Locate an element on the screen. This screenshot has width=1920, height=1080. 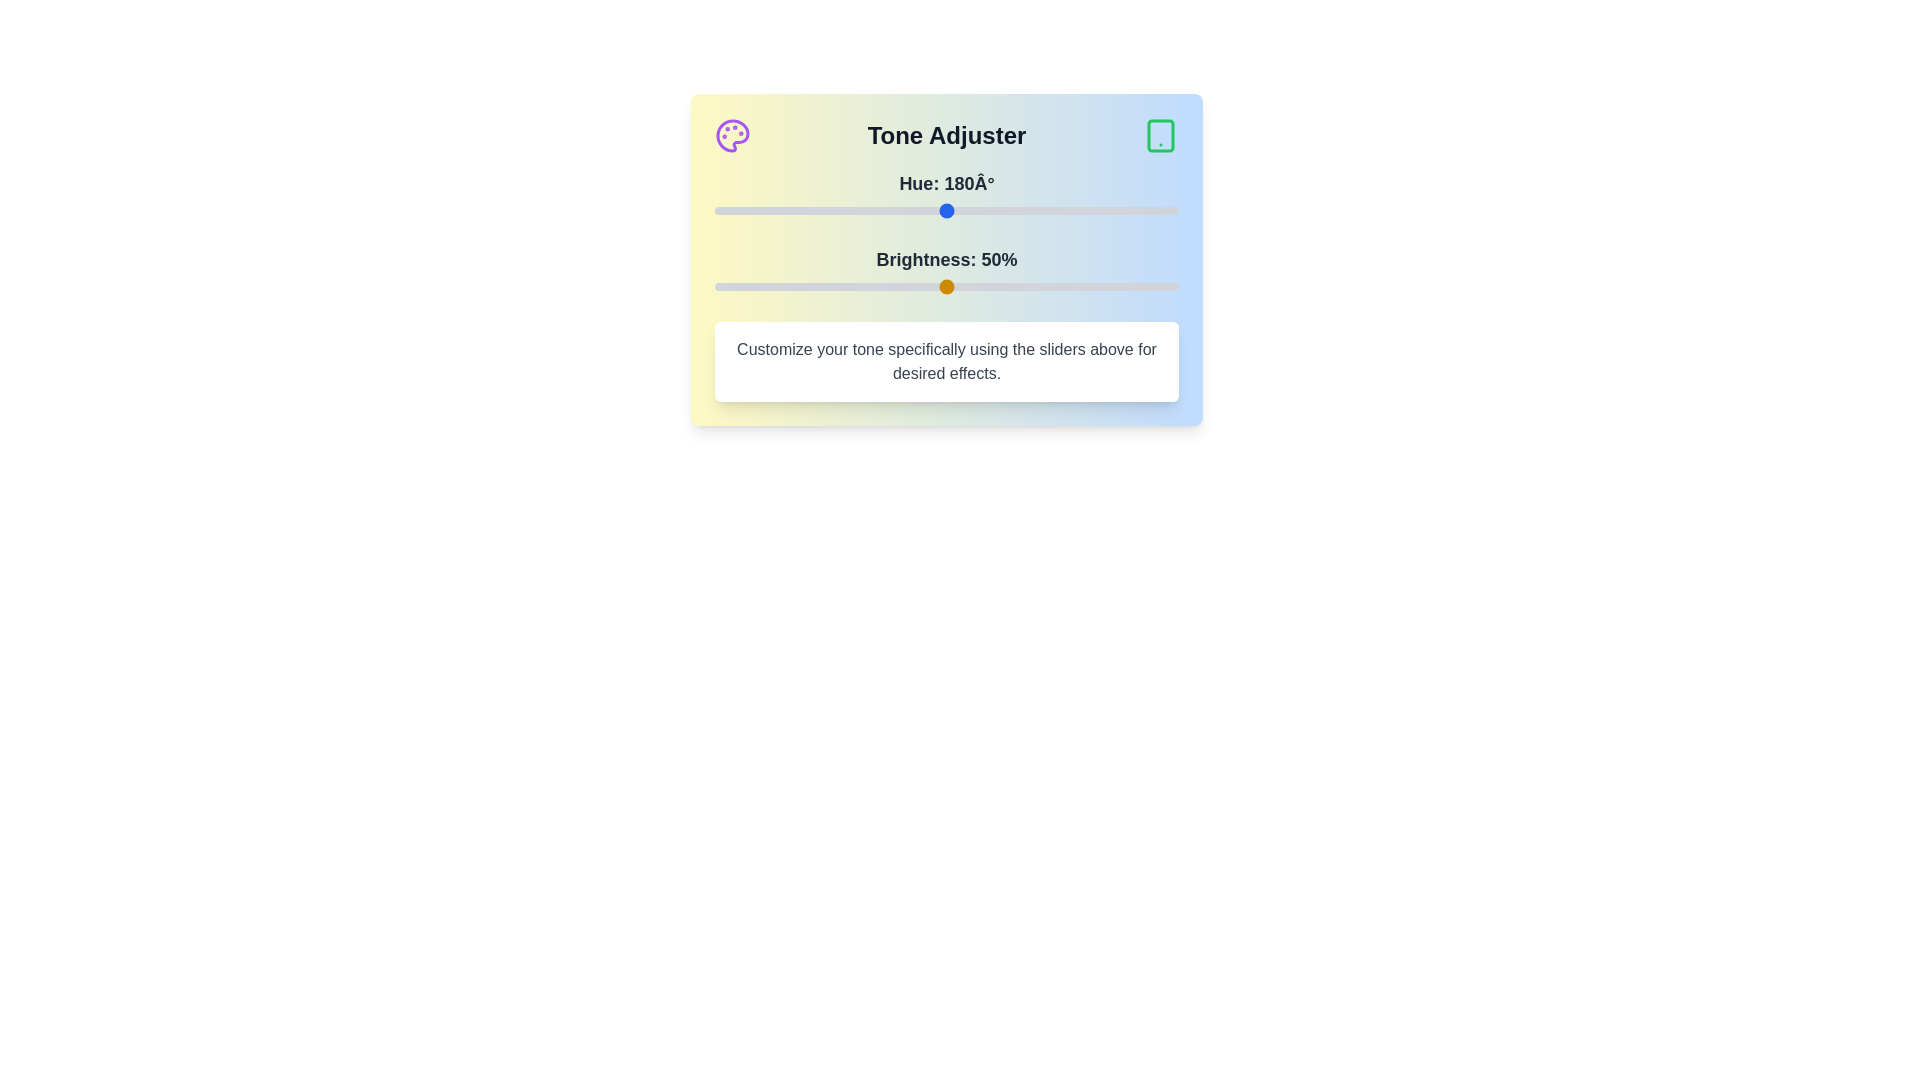
the brightness slider to 14% is located at coordinates (778, 286).